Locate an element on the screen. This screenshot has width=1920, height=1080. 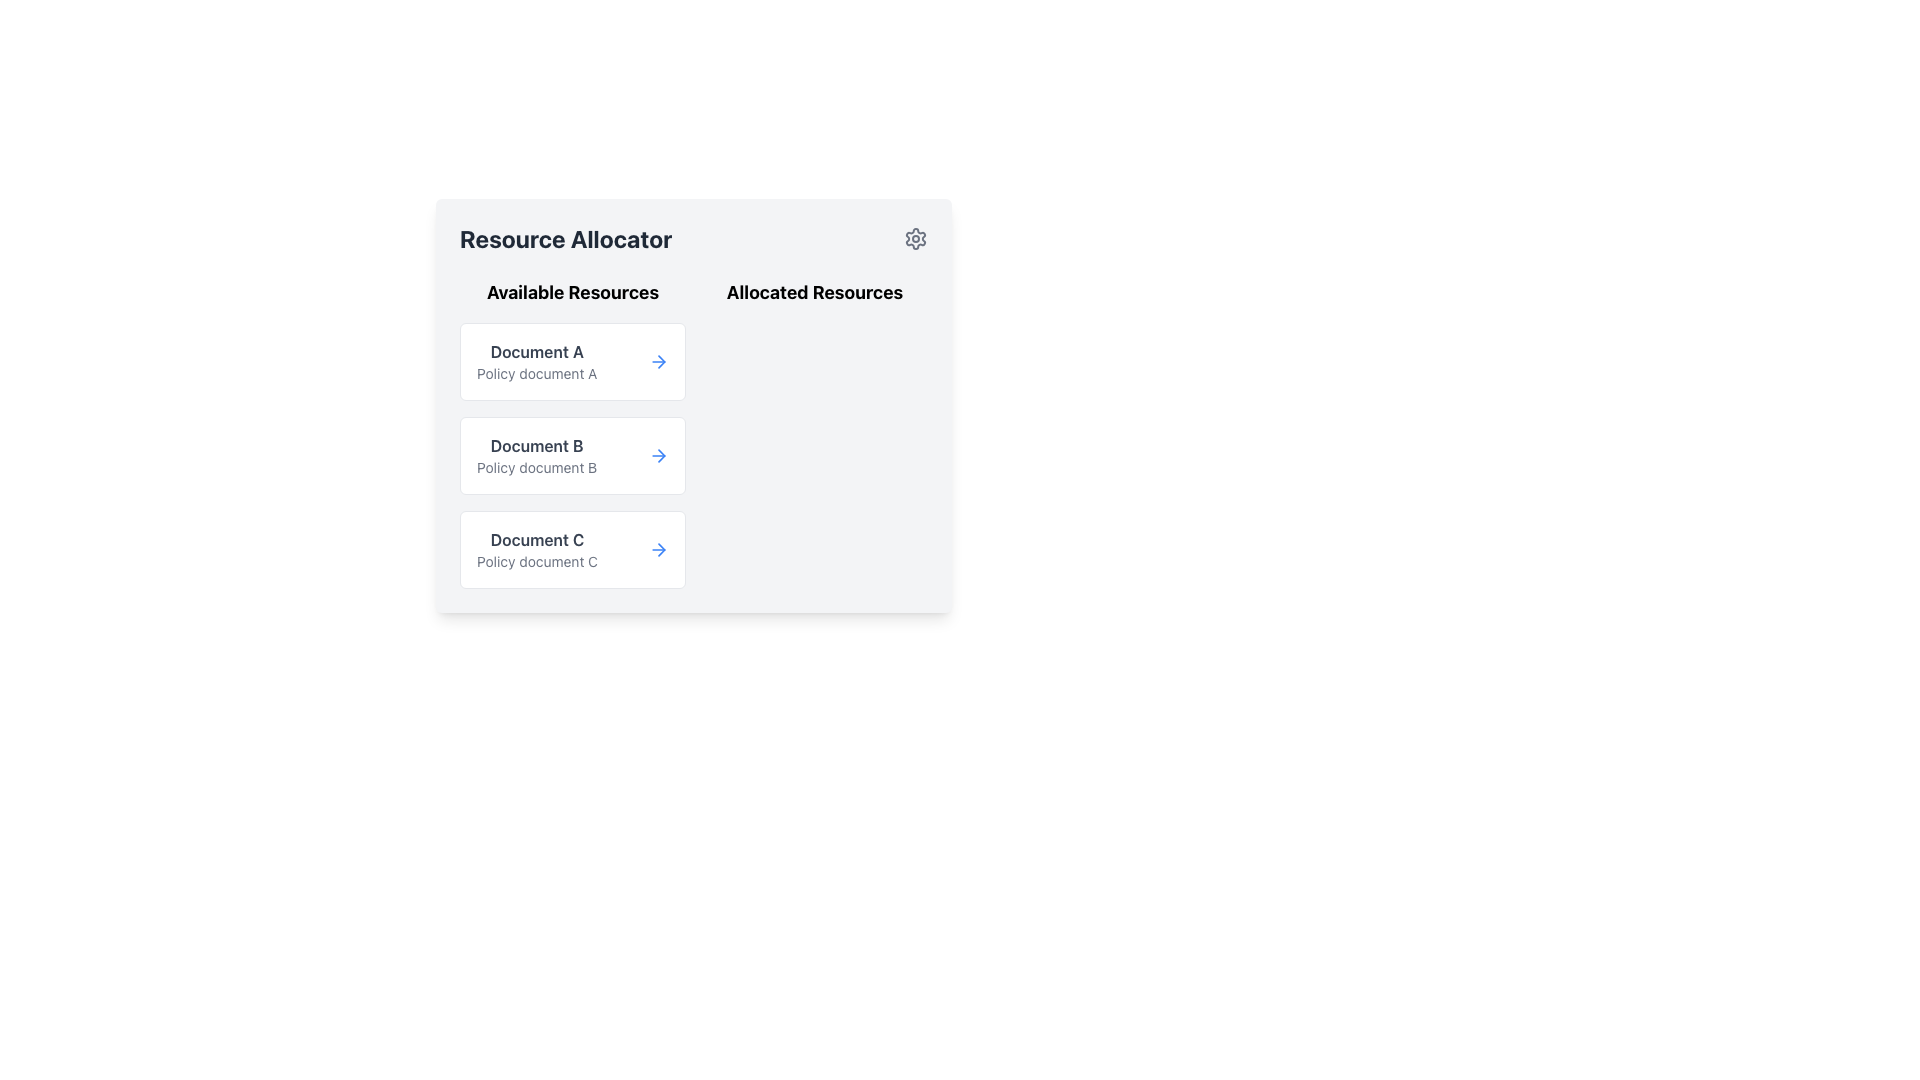
text of the bold dark gray label displaying 'Document A', which is the first item in the 'Available Resources' column is located at coordinates (537, 350).